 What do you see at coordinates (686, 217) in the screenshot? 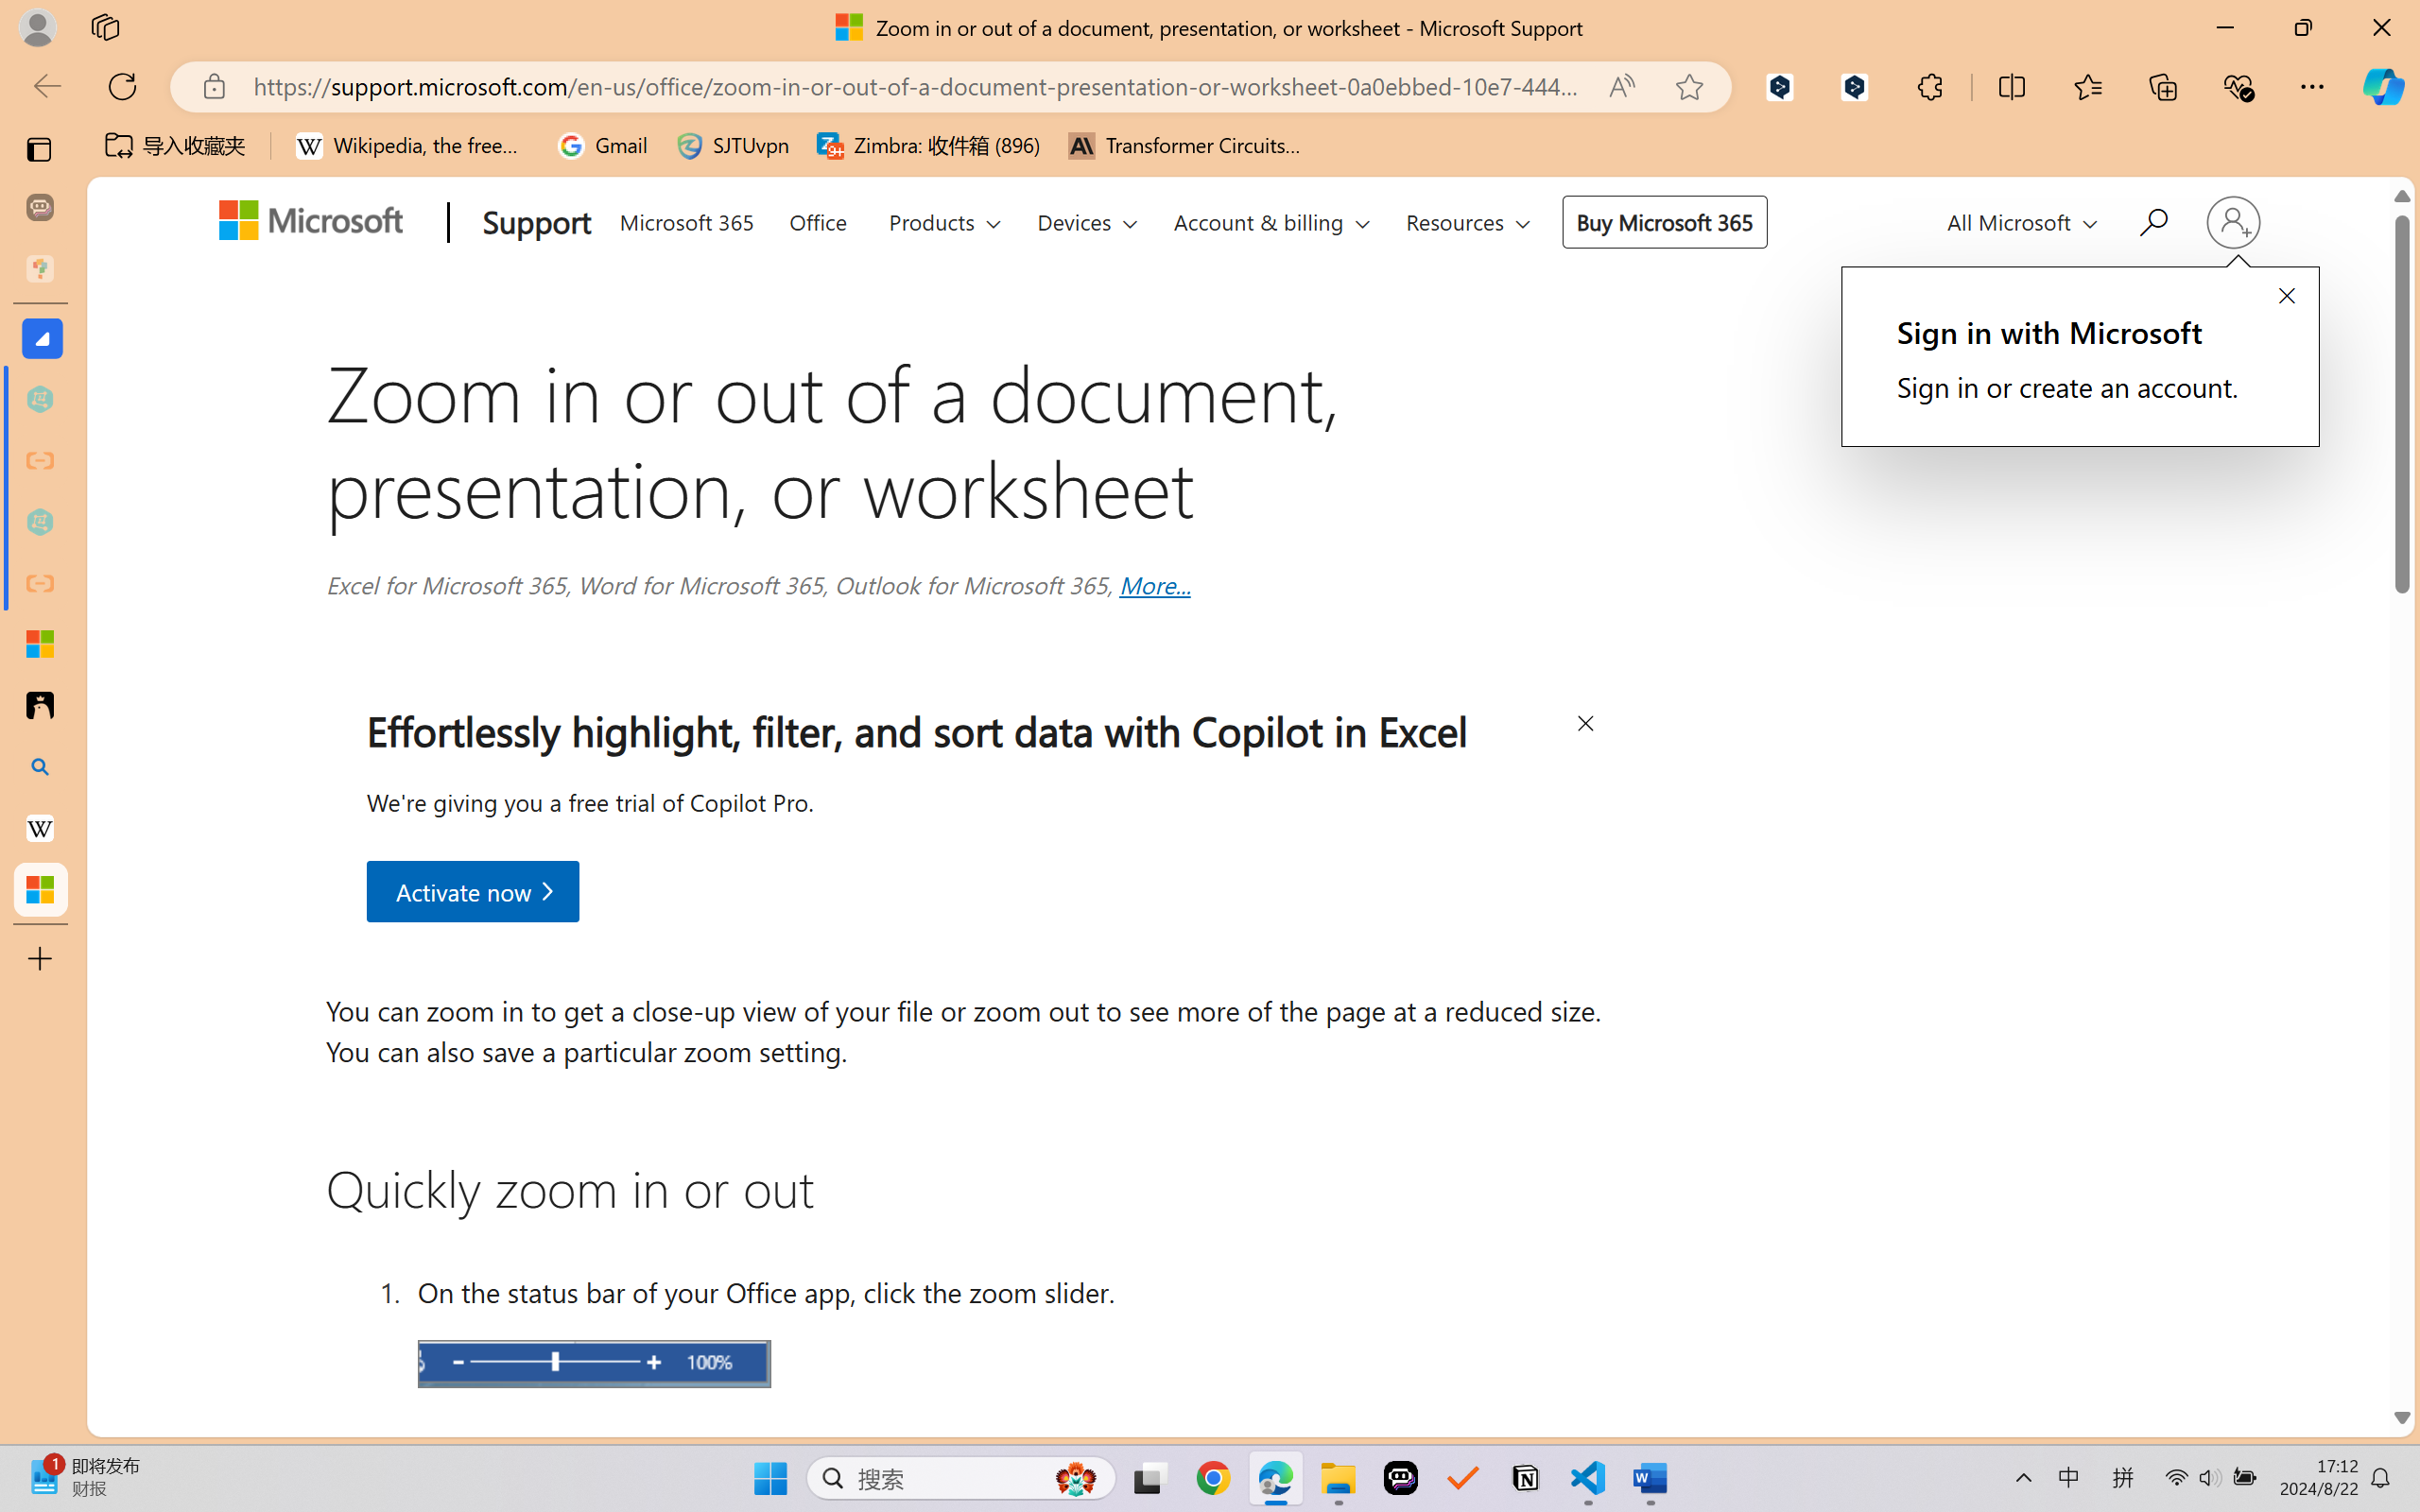
I see `'Microsoft 365'` at bounding box center [686, 217].